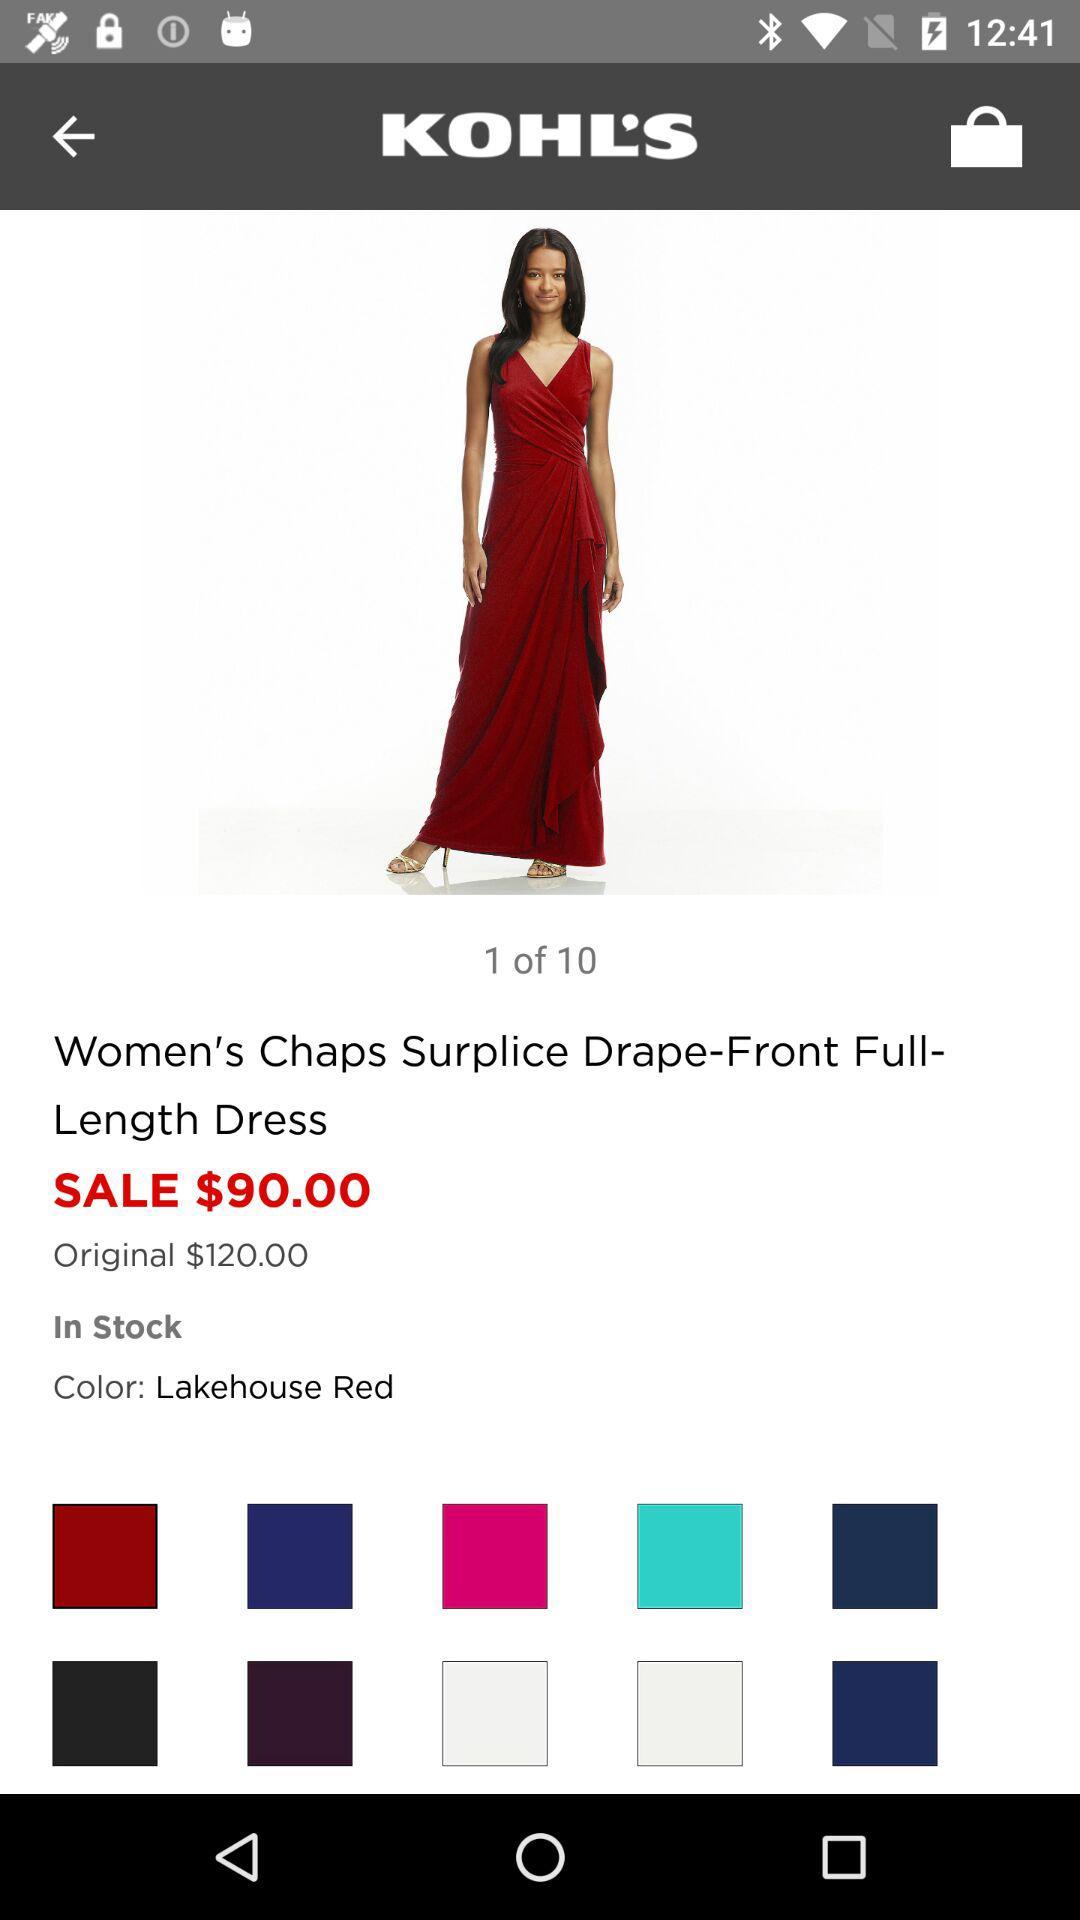 The height and width of the screenshot is (1920, 1080). Describe the element at coordinates (980, 135) in the screenshot. I see `share the page` at that location.